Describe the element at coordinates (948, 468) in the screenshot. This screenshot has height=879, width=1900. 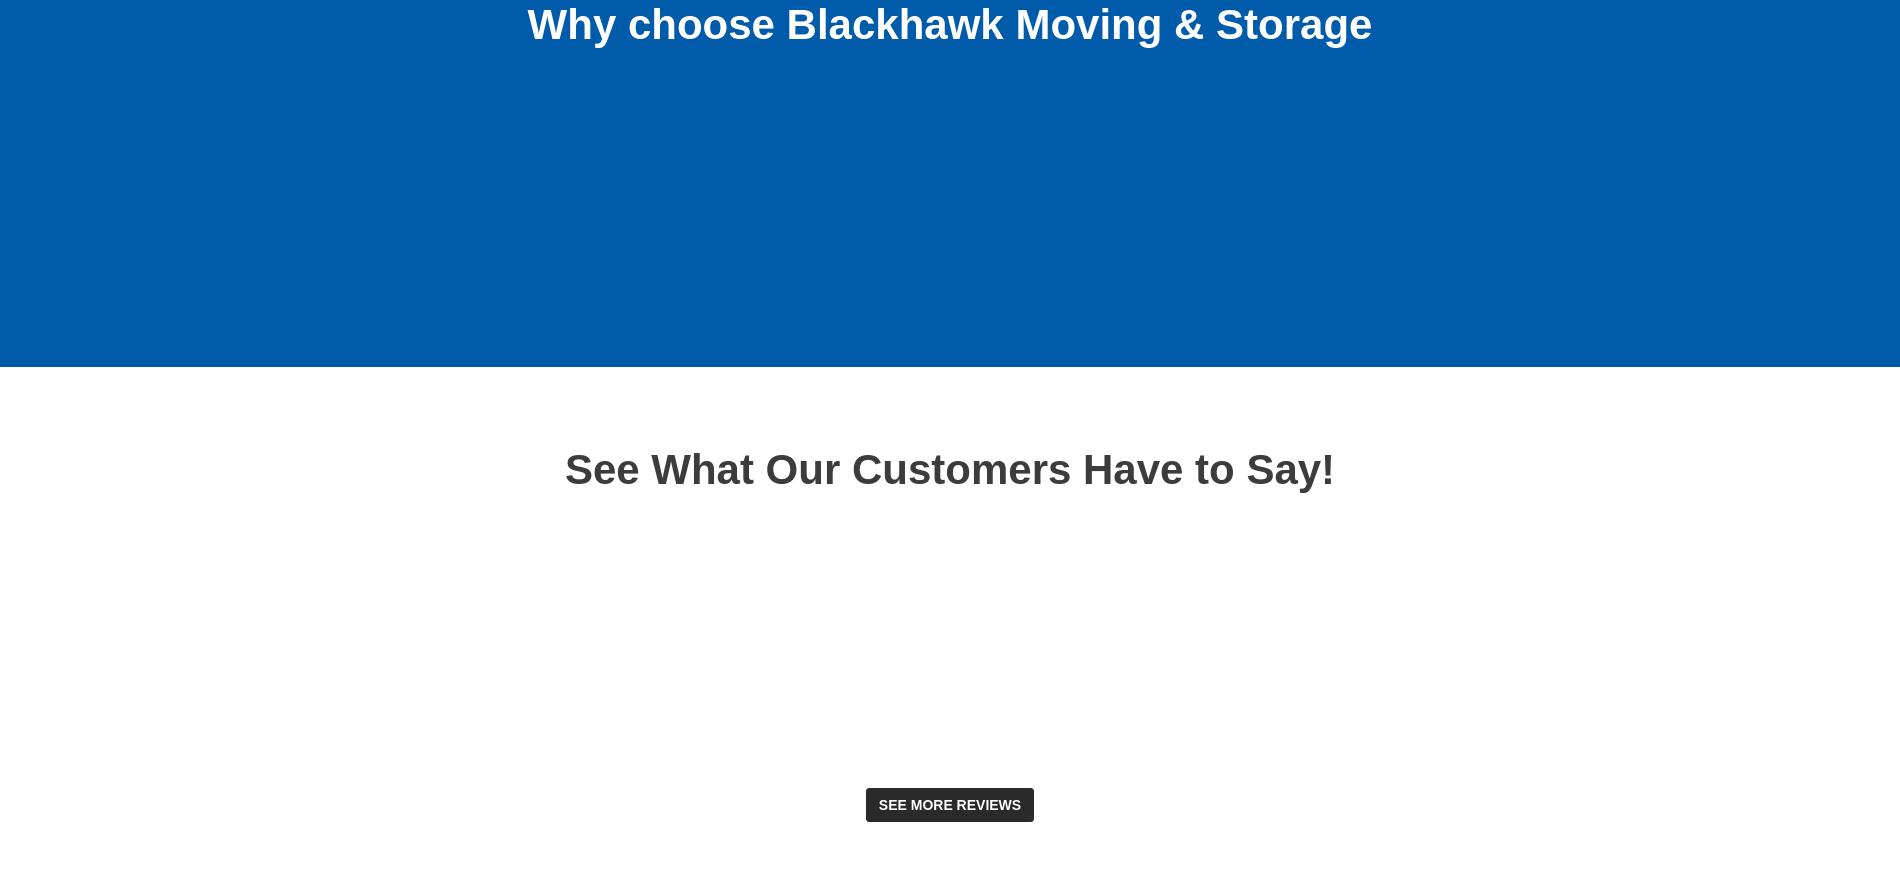
I see `'See What Our Customers Have to Say!'` at that location.